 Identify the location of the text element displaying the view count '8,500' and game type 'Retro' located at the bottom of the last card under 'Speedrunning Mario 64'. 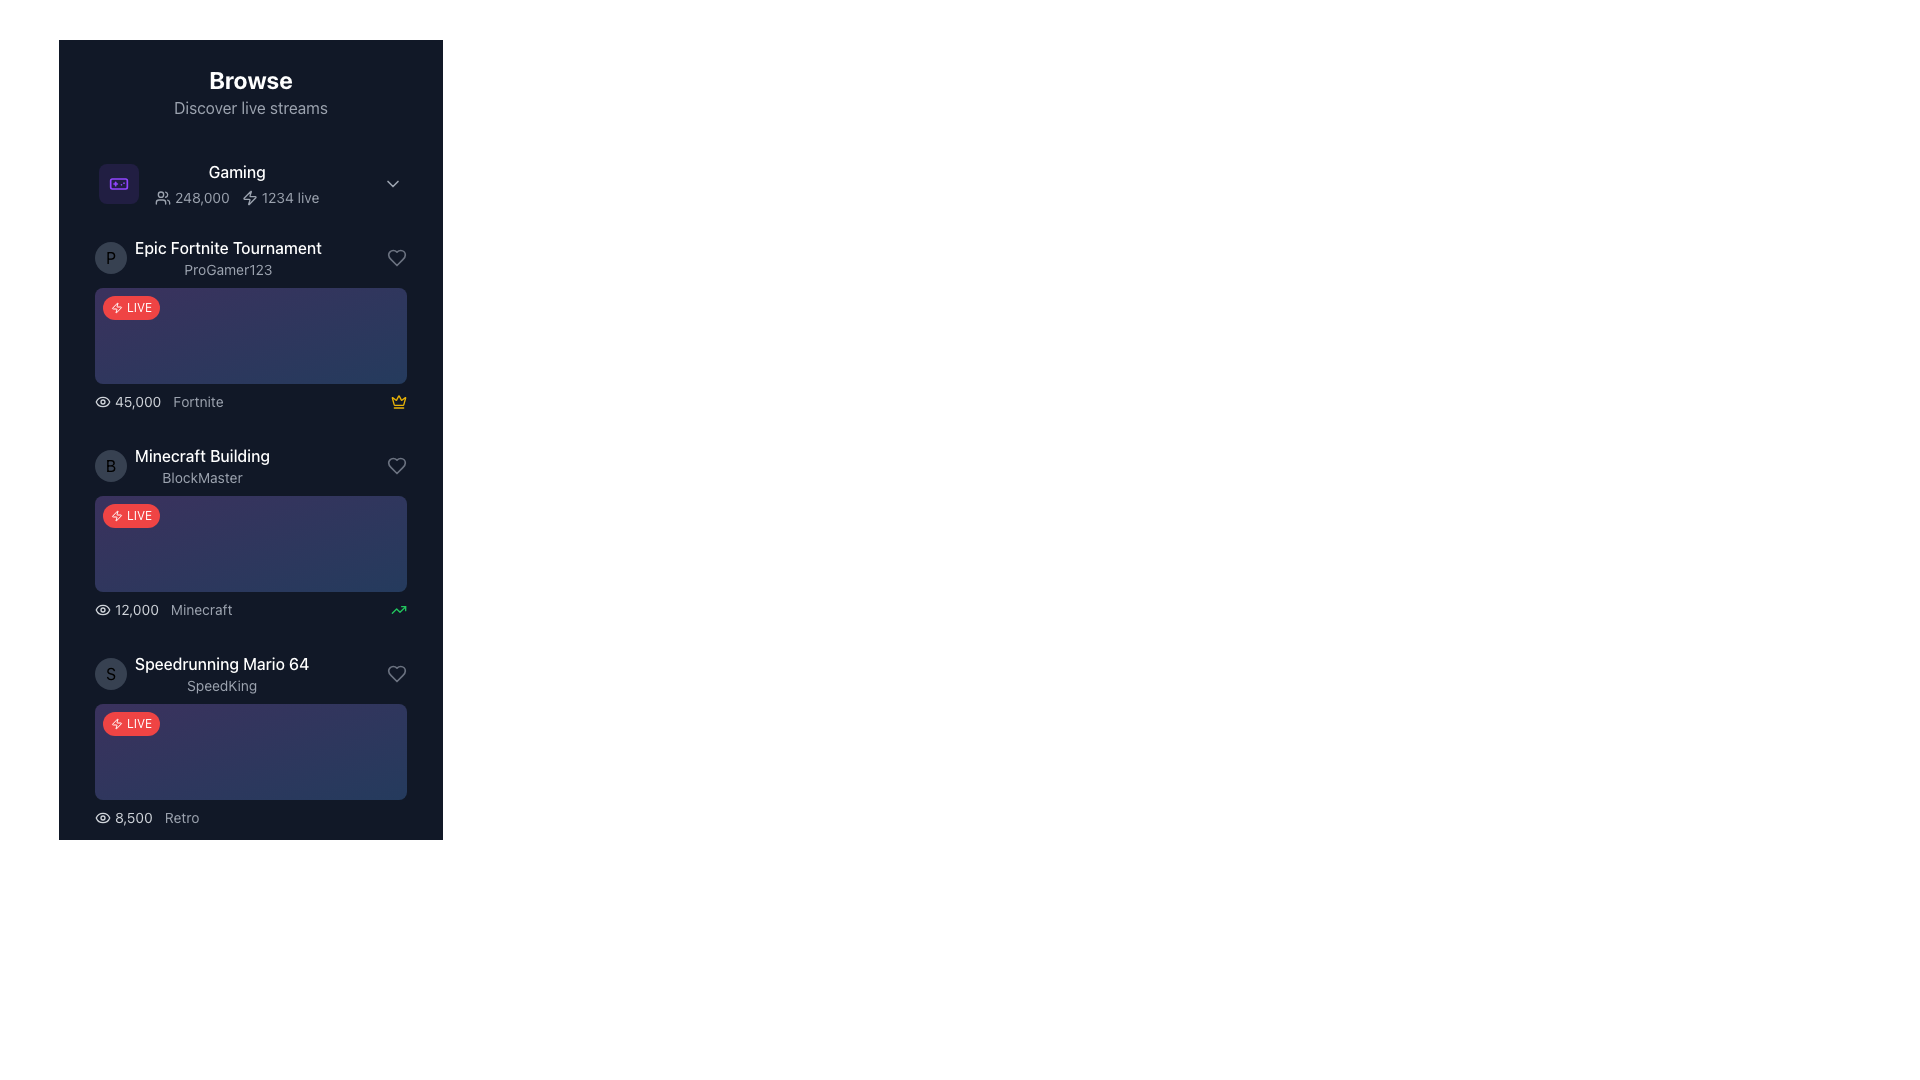
(146, 817).